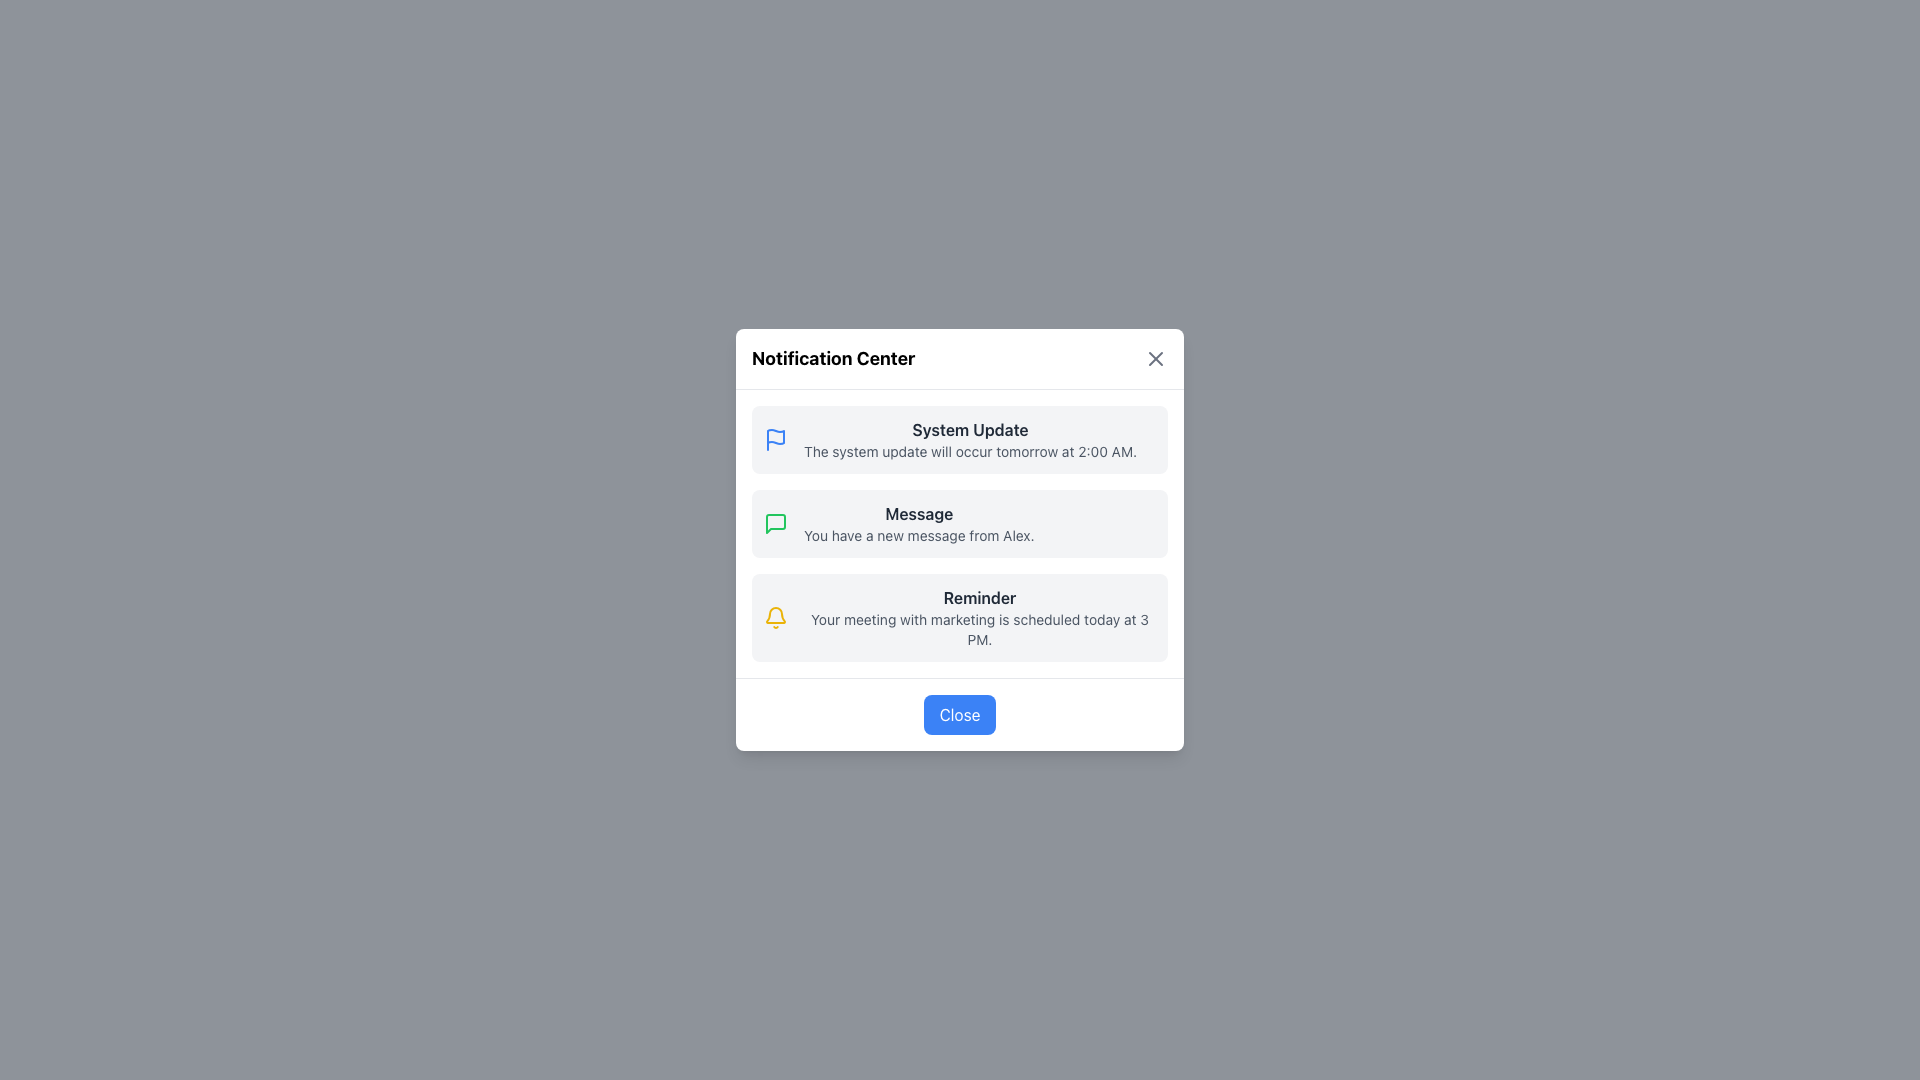 The width and height of the screenshot is (1920, 1080). Describe the element at coordinates (1156, 357) in the screenshot. I see `the close button located in the top-right corner of the 'Notification Center' modal` at that location.